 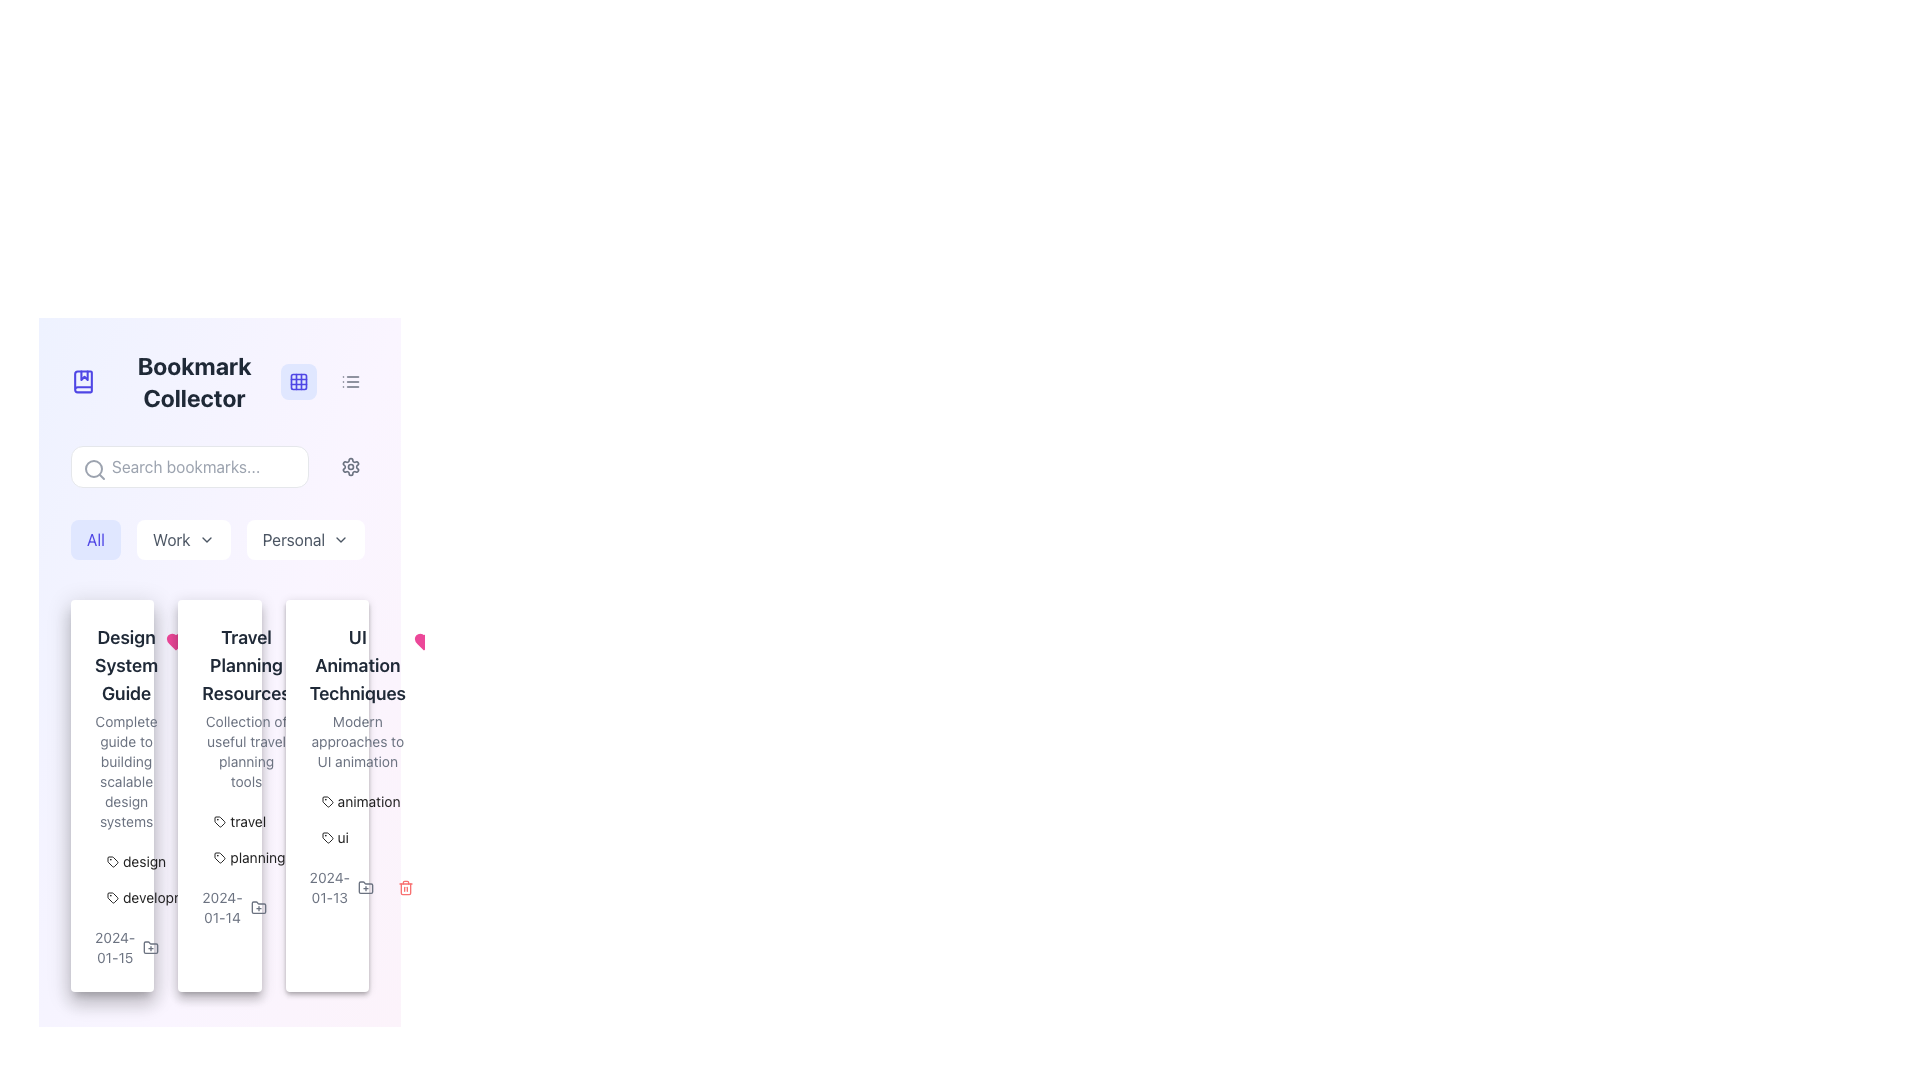 I want to click on the trash bin icon located near the bottom-right of the 'UI Animation Techniques' list item, which features a minimalistic design in red color, so click(x=405, y=886).